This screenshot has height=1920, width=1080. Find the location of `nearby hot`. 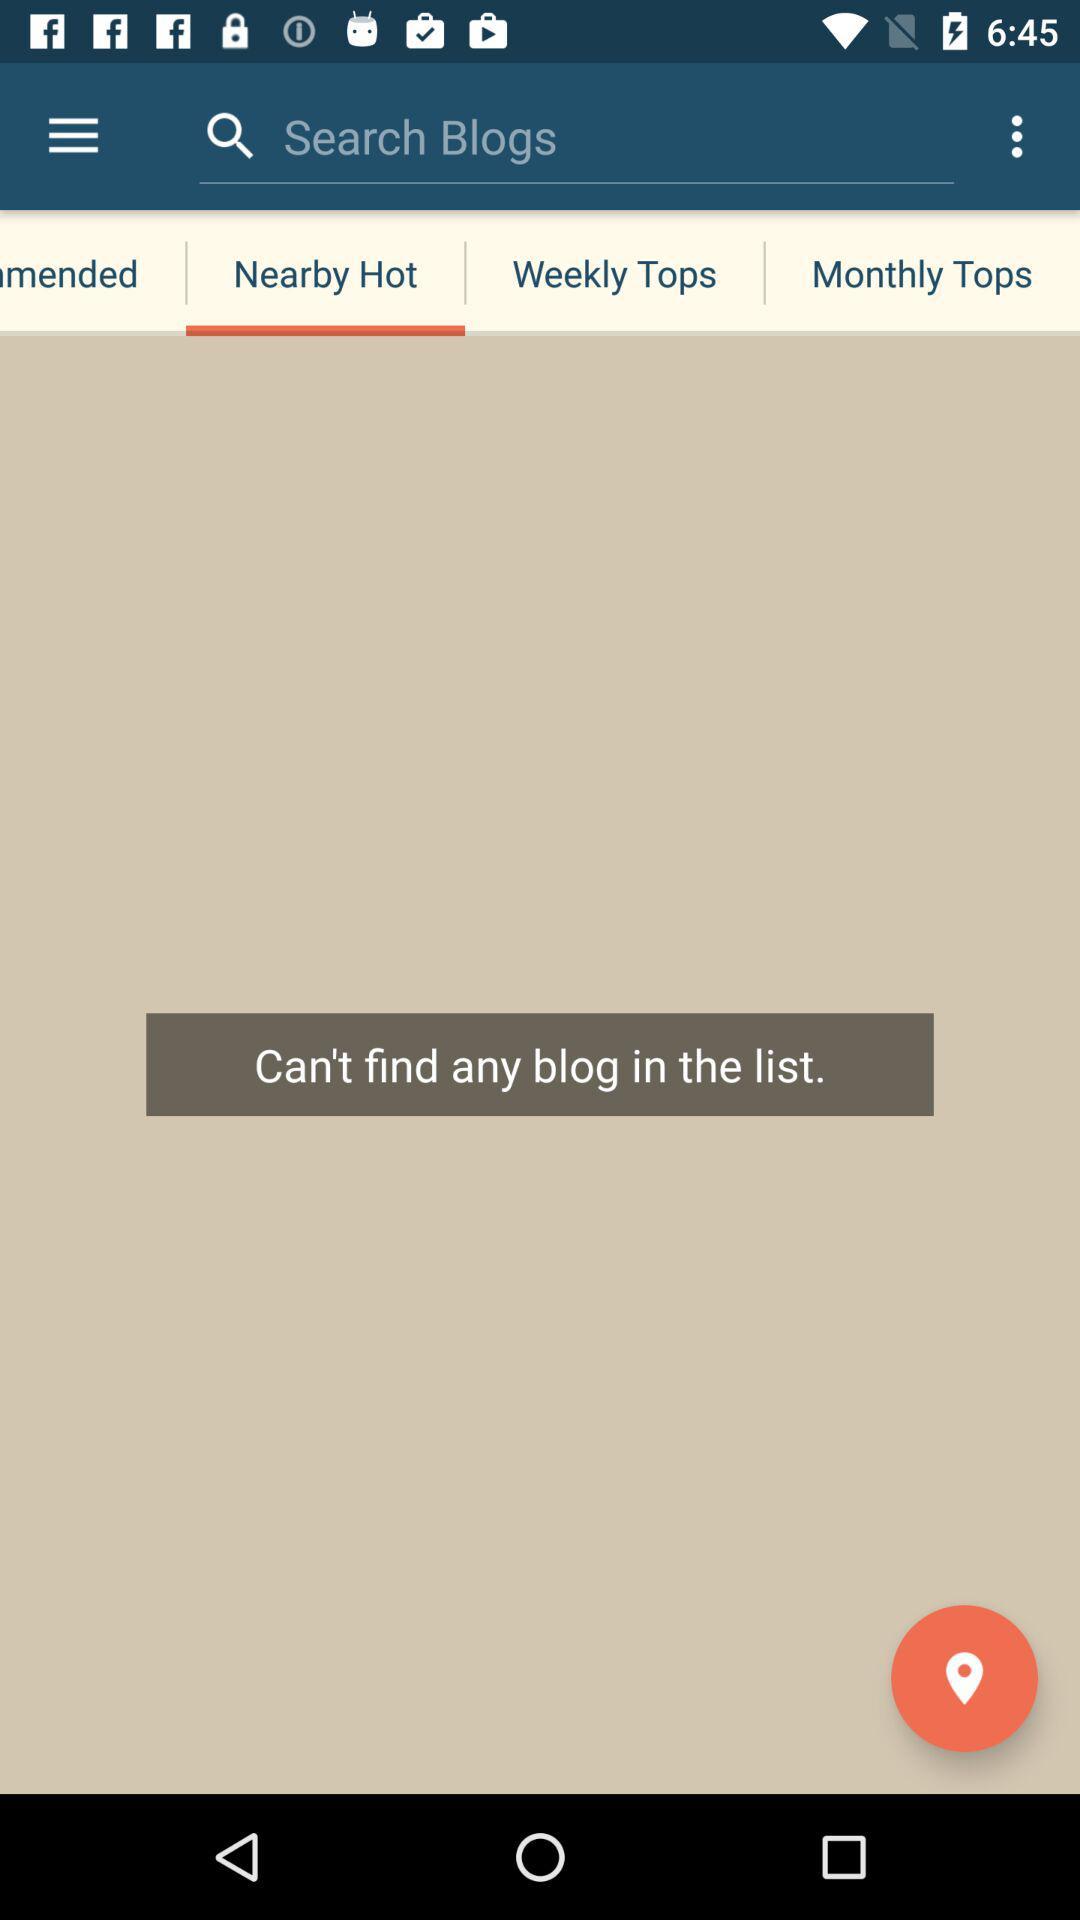

nearby hot is located at coordinates (324, 272).